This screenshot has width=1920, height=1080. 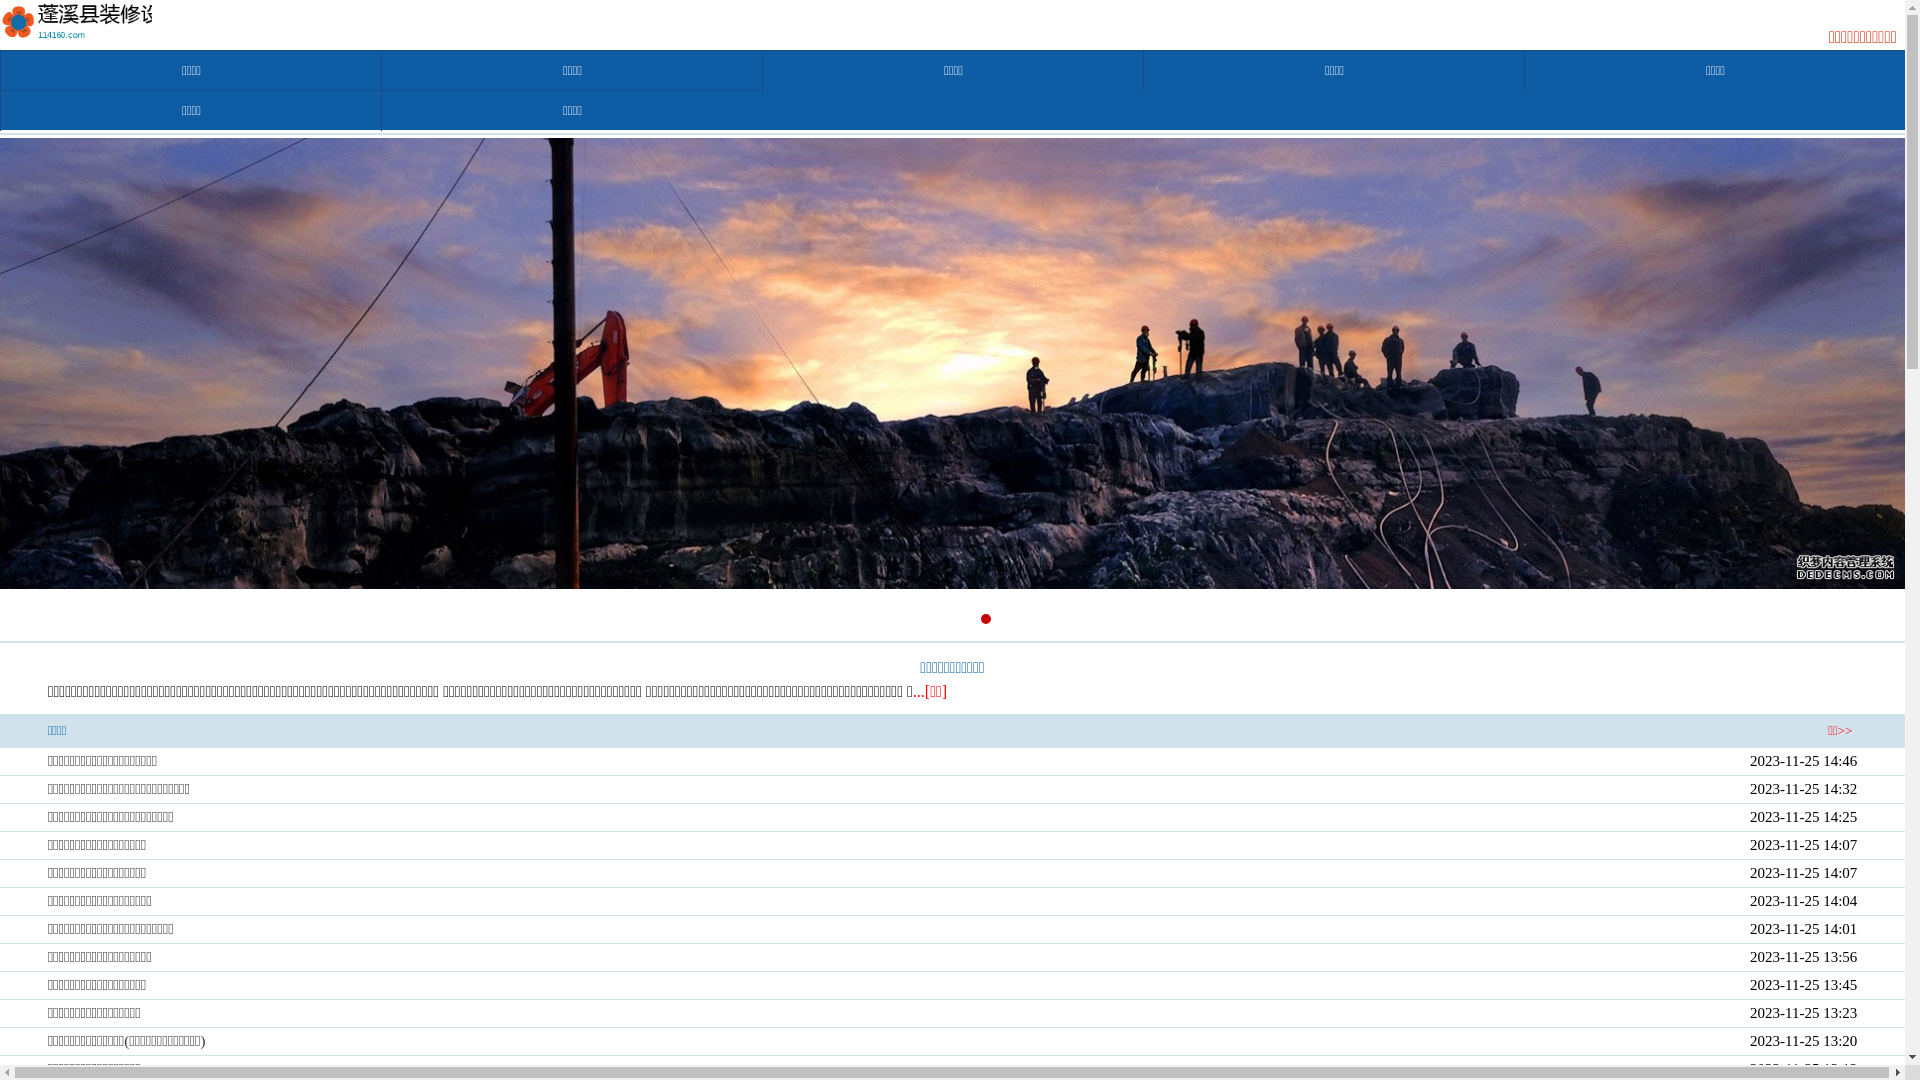 I want to click on '3', so click(x=963, y=617).